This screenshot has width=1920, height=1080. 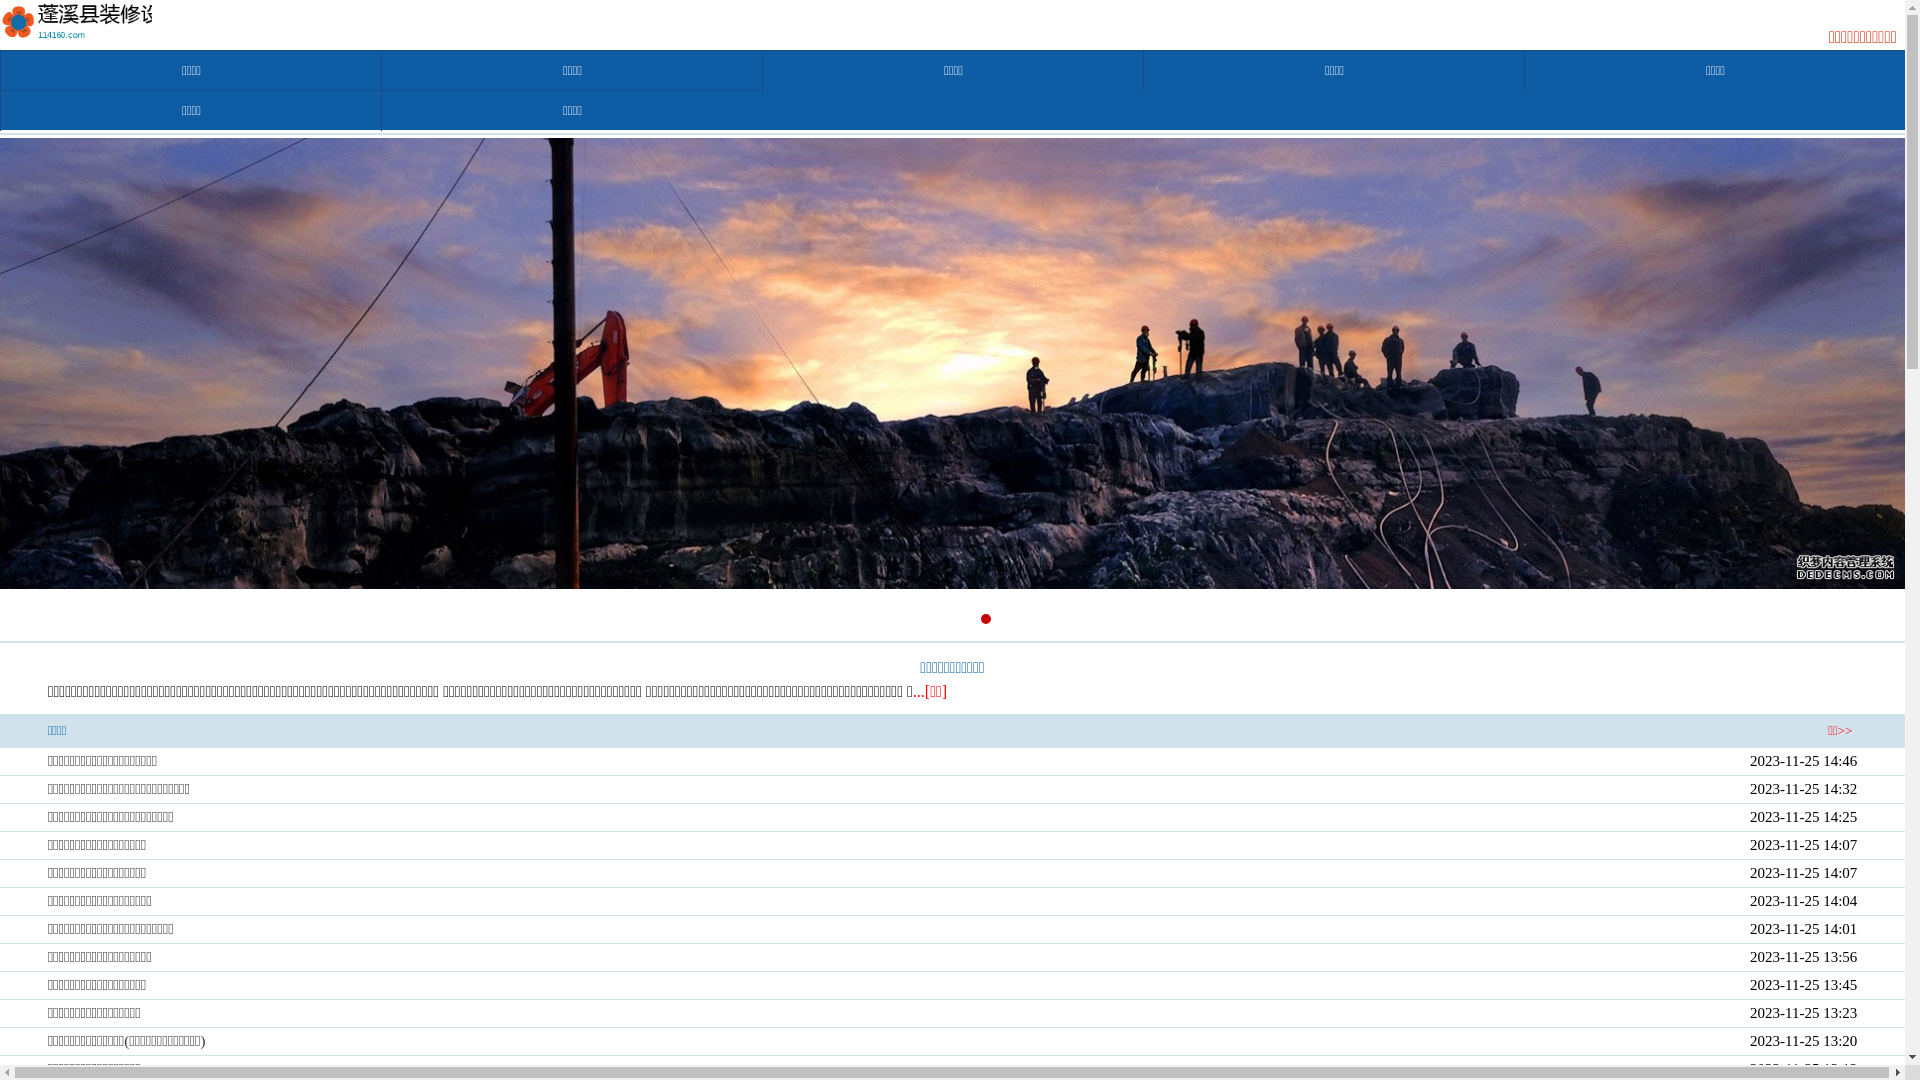 I want to click on '3', so click(x=963, y=617).